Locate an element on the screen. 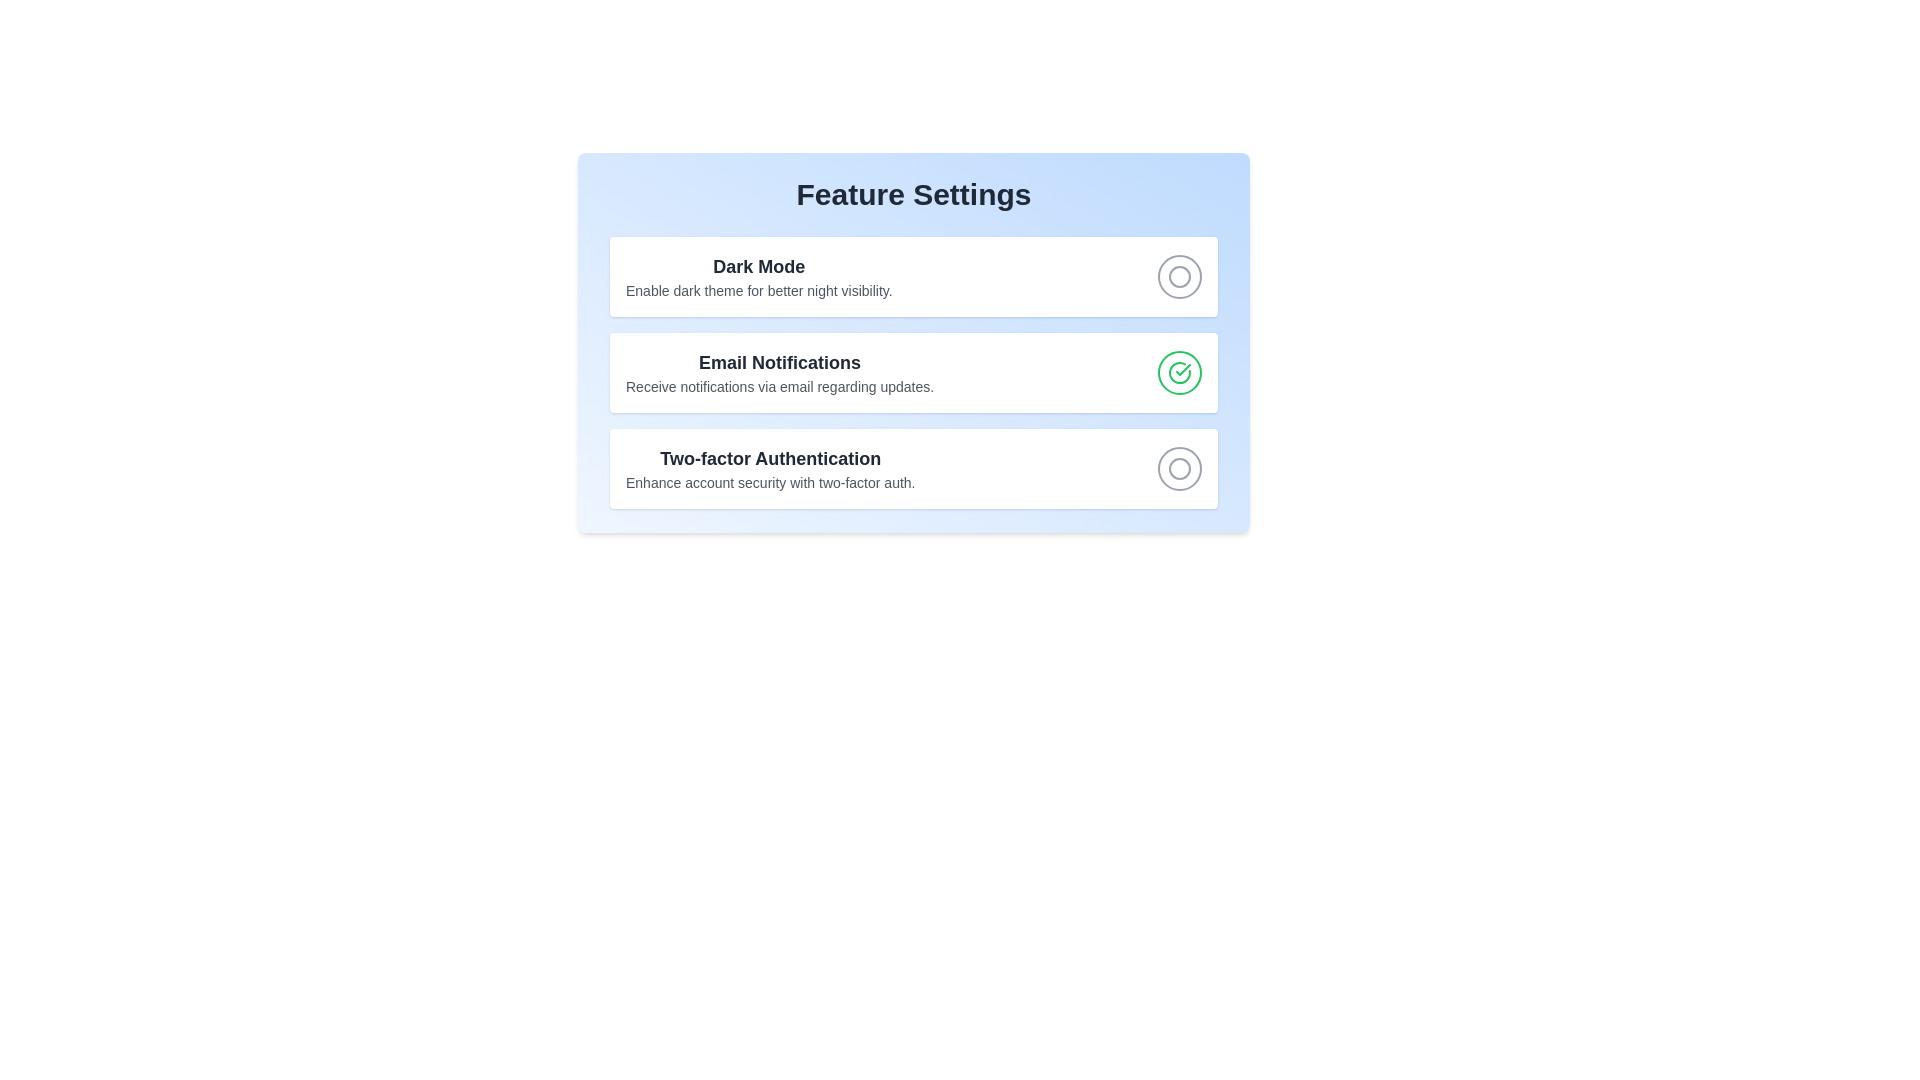  the text-based informational element that communicates 'Two-factor Authentication' benefits located in the bottom section of the settings interface under 'Email Notifications' is located at coordinates (769, 469).